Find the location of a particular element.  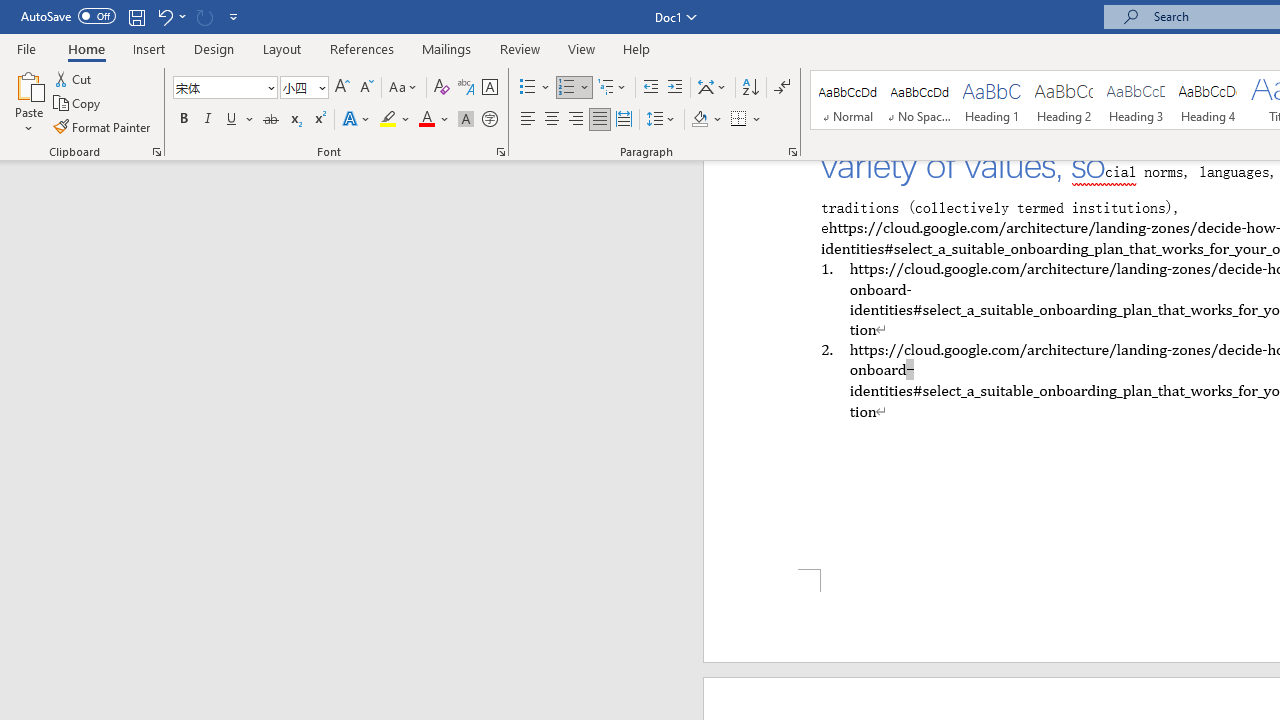

'Office Clipboard...' is located at coordinates (155, 150).